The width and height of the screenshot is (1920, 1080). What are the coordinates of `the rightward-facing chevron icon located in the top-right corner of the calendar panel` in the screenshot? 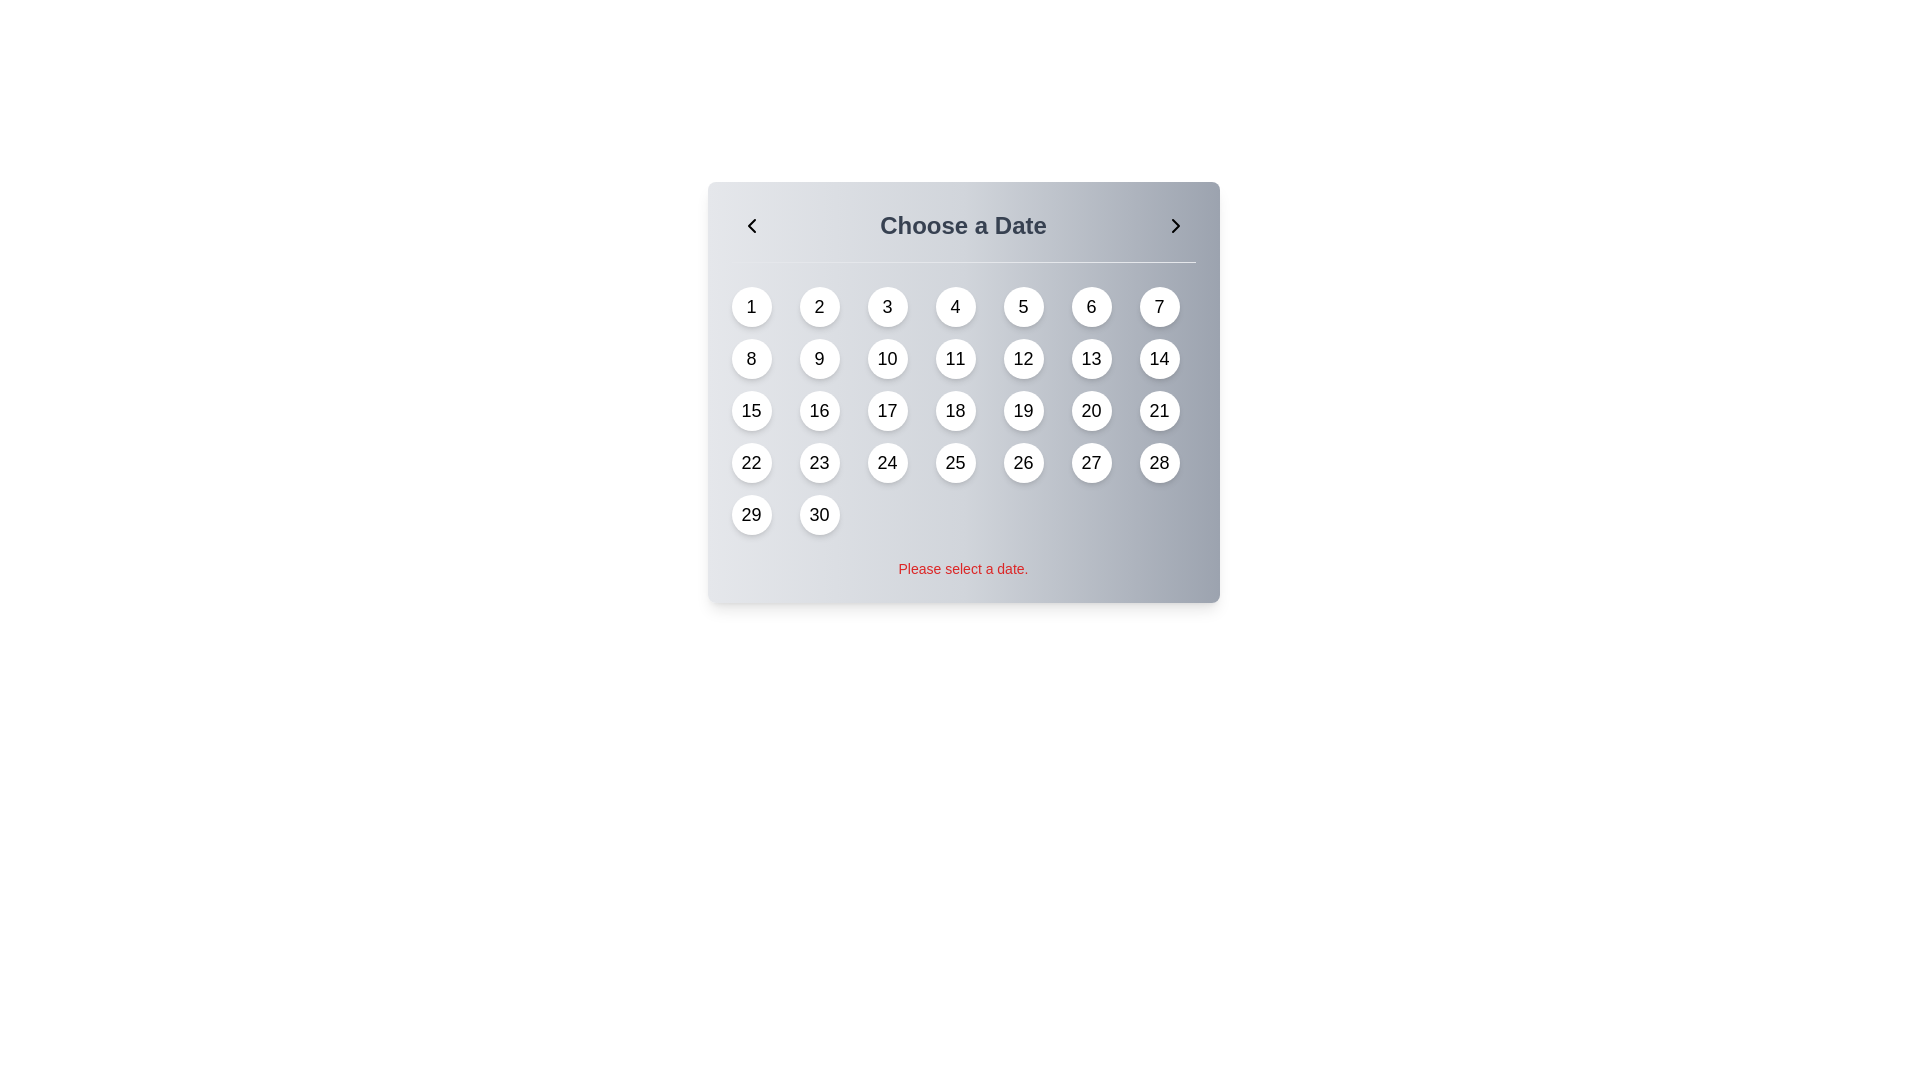 It's located at (1175, 225).